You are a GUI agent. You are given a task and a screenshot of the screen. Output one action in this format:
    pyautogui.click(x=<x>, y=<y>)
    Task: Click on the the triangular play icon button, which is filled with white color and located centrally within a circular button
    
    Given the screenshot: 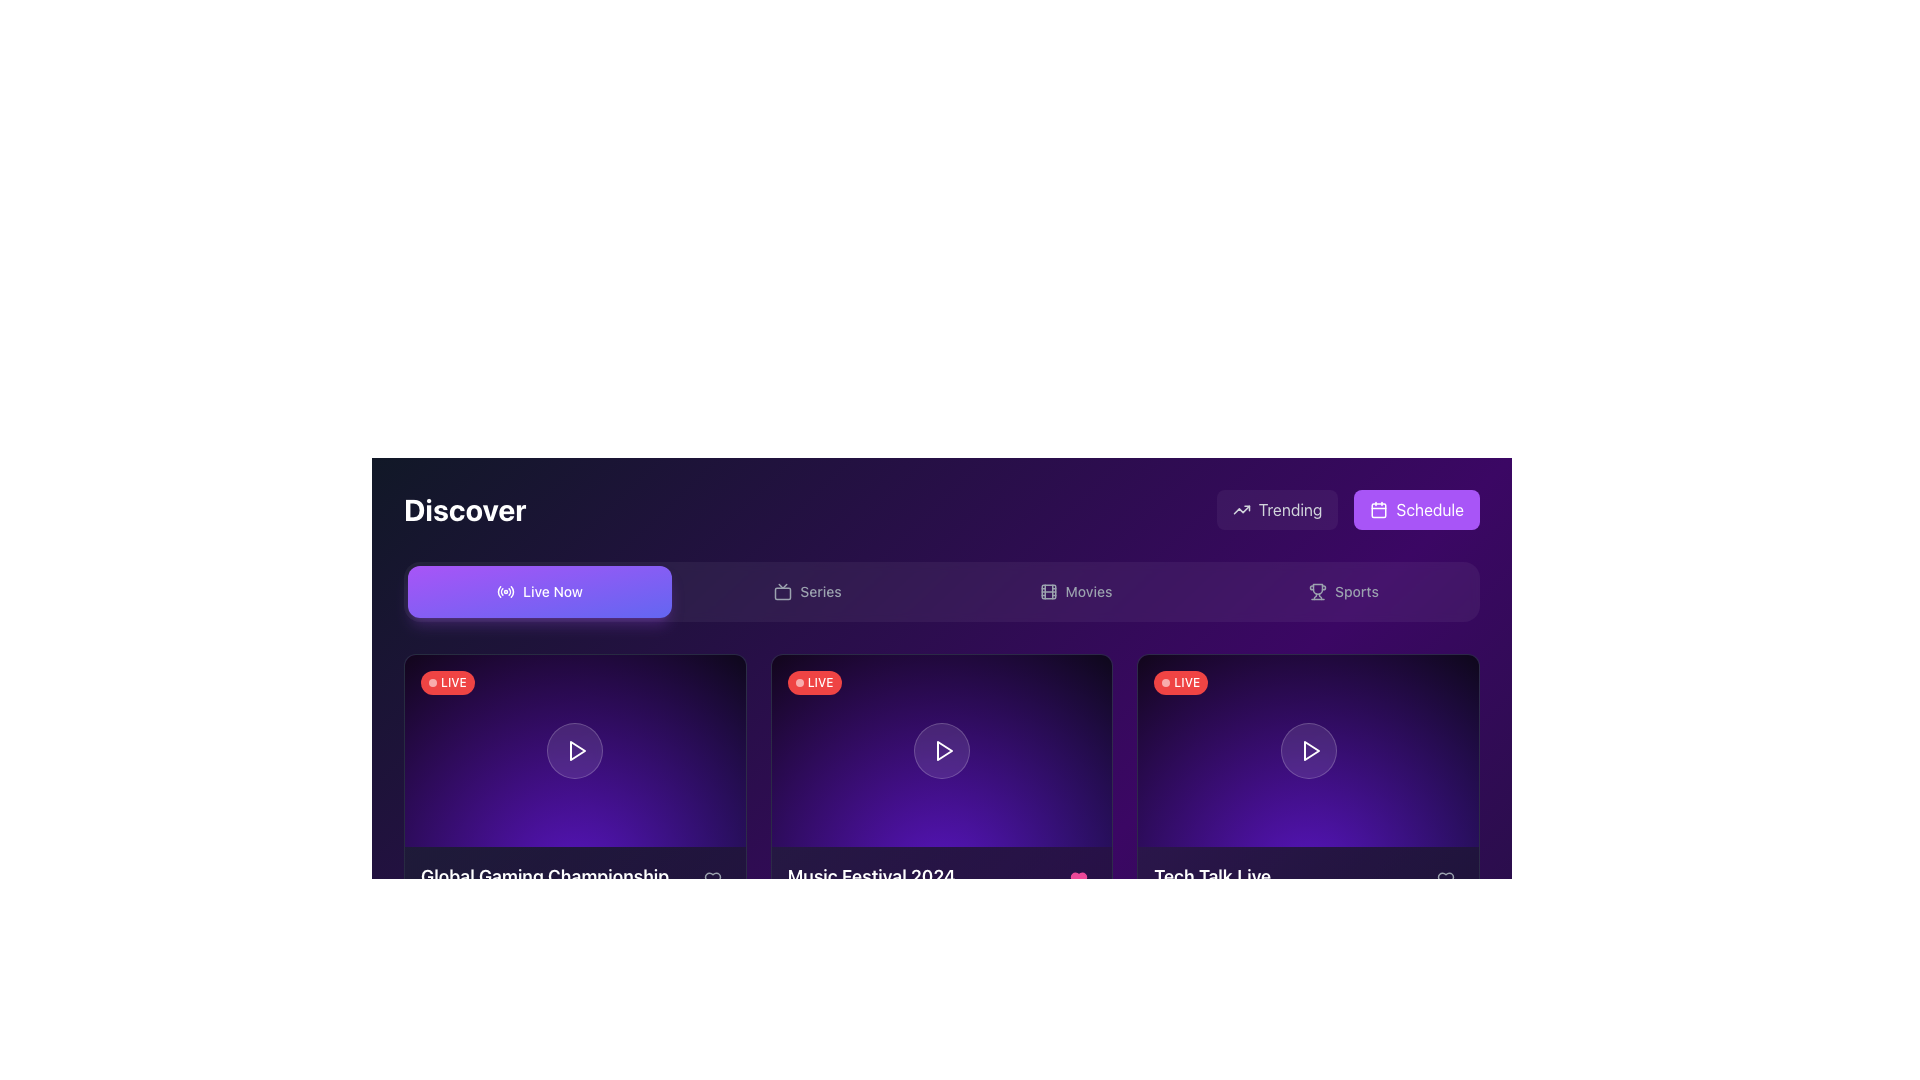 What is the action you would take?
    pyautogui.click(x=1310, y=750)
    